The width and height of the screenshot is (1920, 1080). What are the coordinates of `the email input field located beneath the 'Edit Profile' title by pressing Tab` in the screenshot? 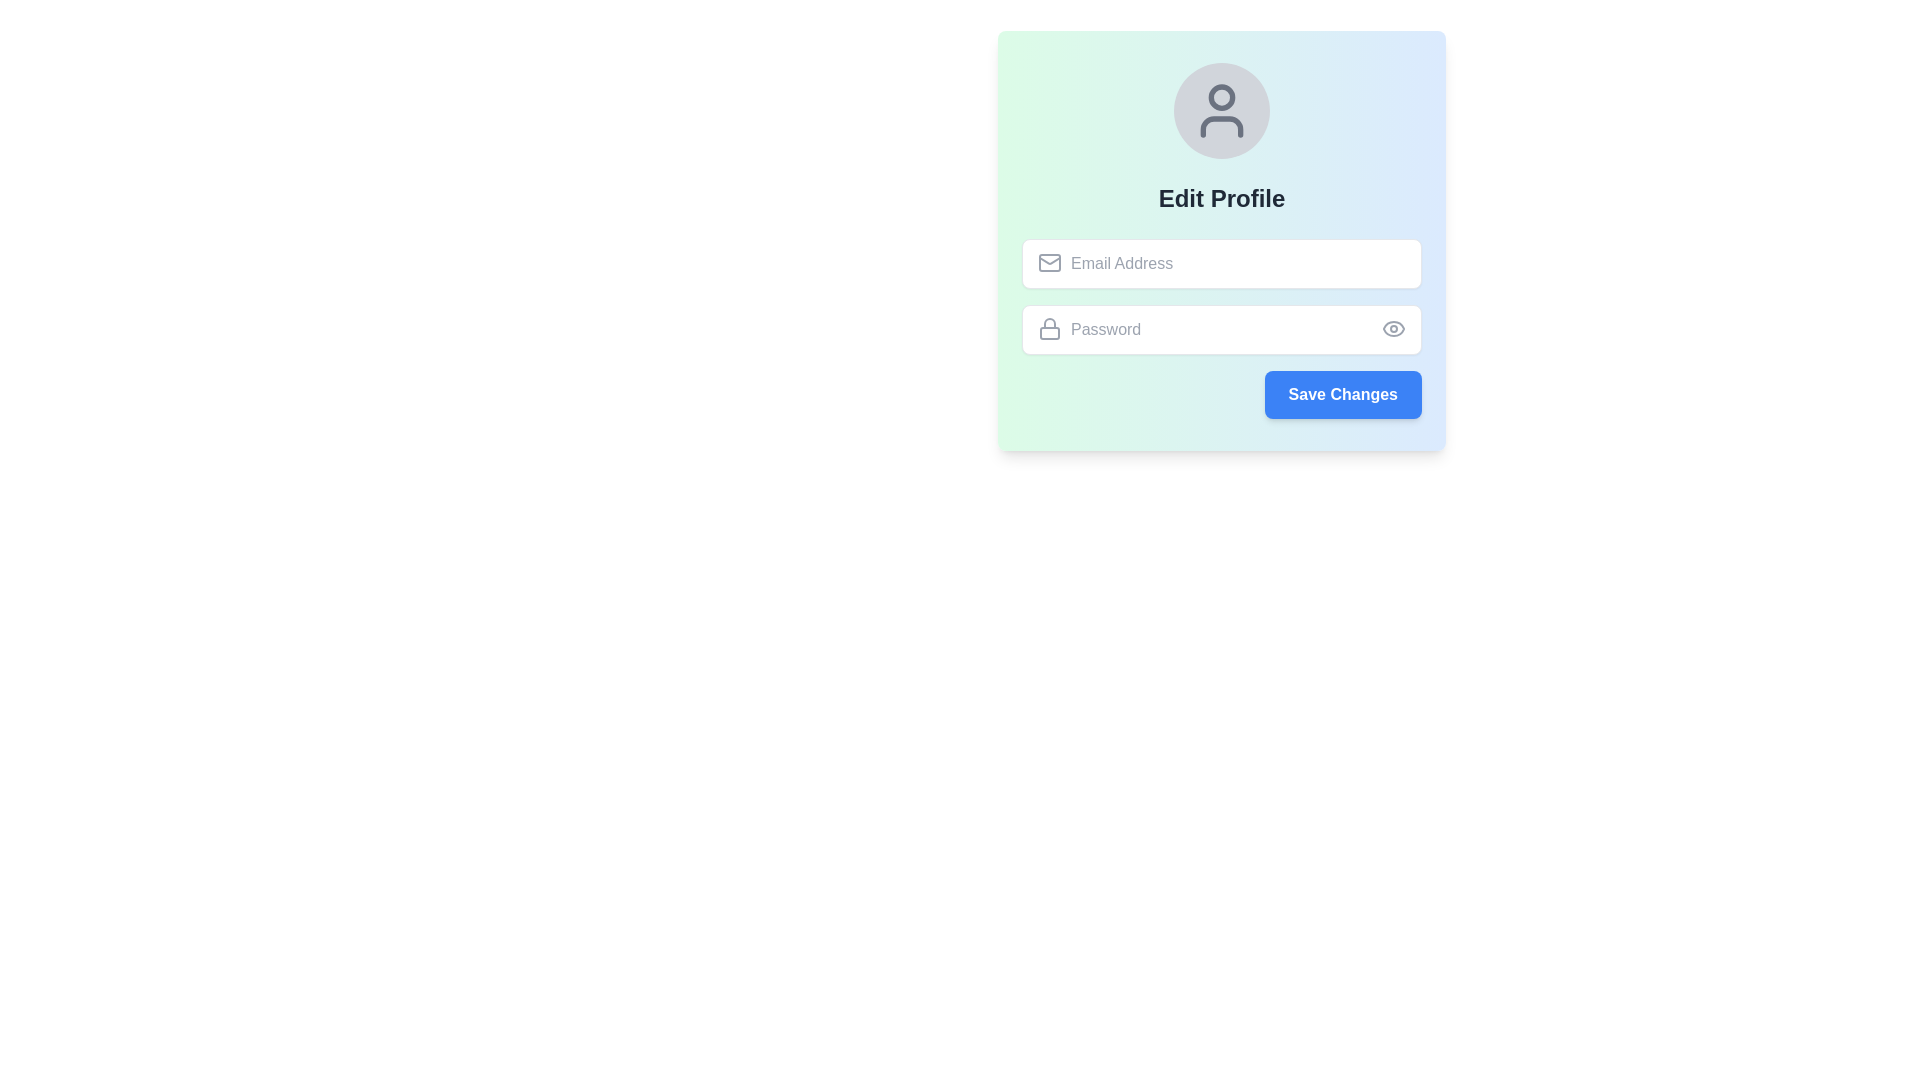 It's located at (1221, 262).